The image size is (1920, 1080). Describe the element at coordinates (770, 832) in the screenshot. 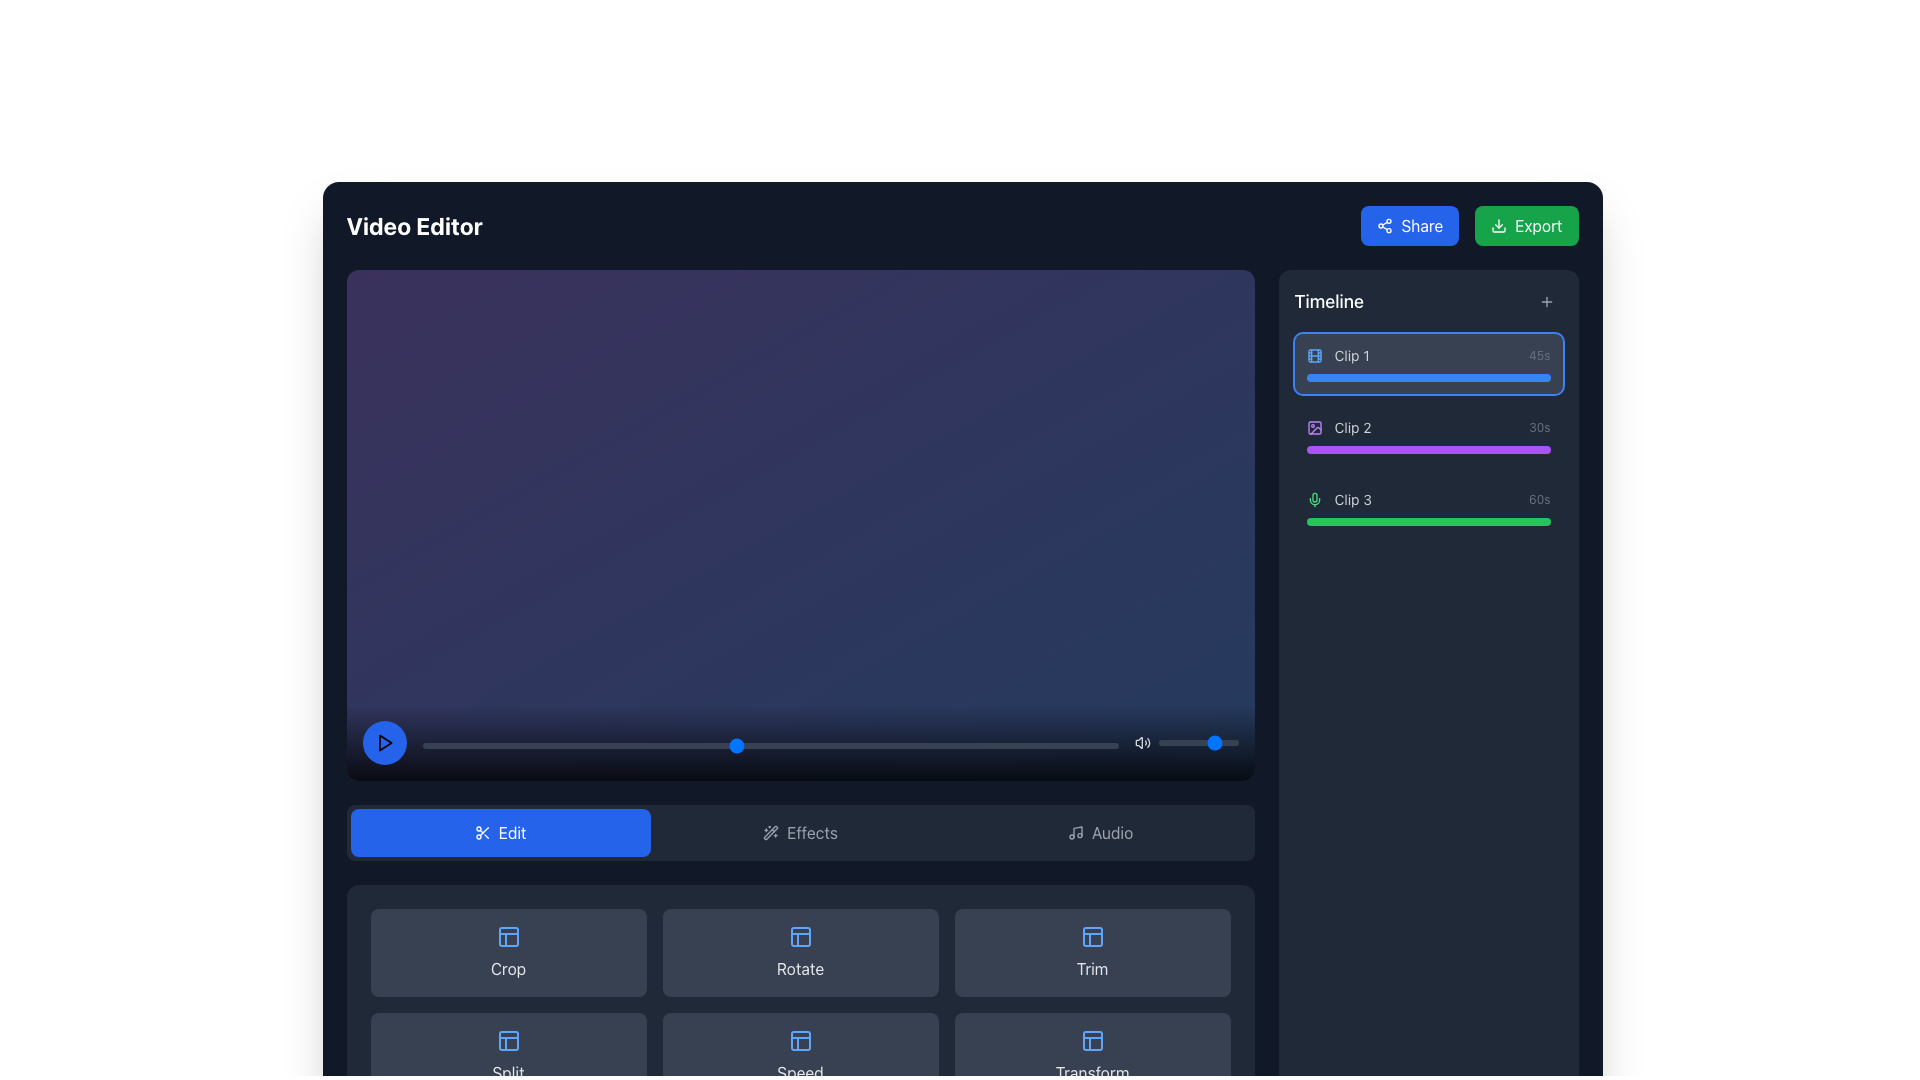

I see `the Icon that represents an effect-related action, located in the lower toolbar next to the 'Effects' label` at that location.